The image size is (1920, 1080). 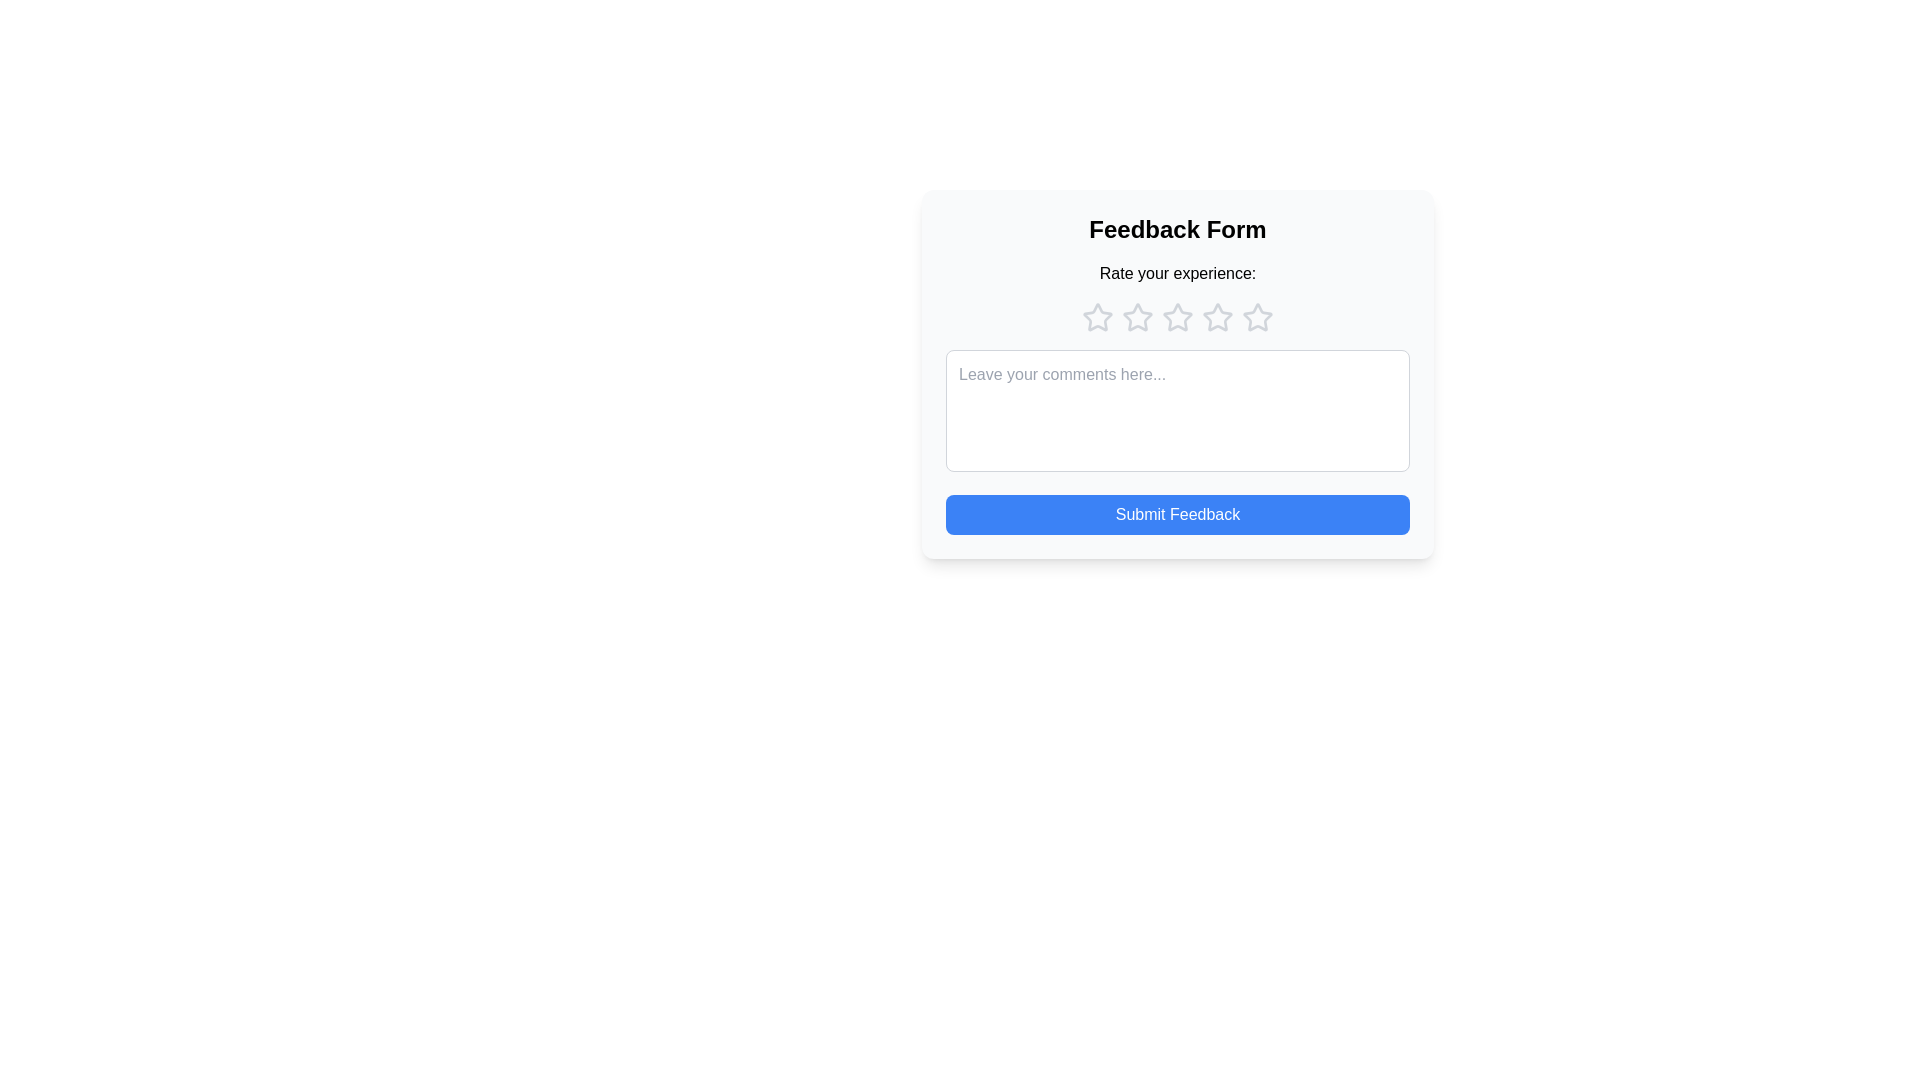 What do you see at coordinates (1097, 316) in the screenshot?
I see `the first star icon in the rating system below the 'Rate your experience' label to rate it` at bounding box center [1097, 316].